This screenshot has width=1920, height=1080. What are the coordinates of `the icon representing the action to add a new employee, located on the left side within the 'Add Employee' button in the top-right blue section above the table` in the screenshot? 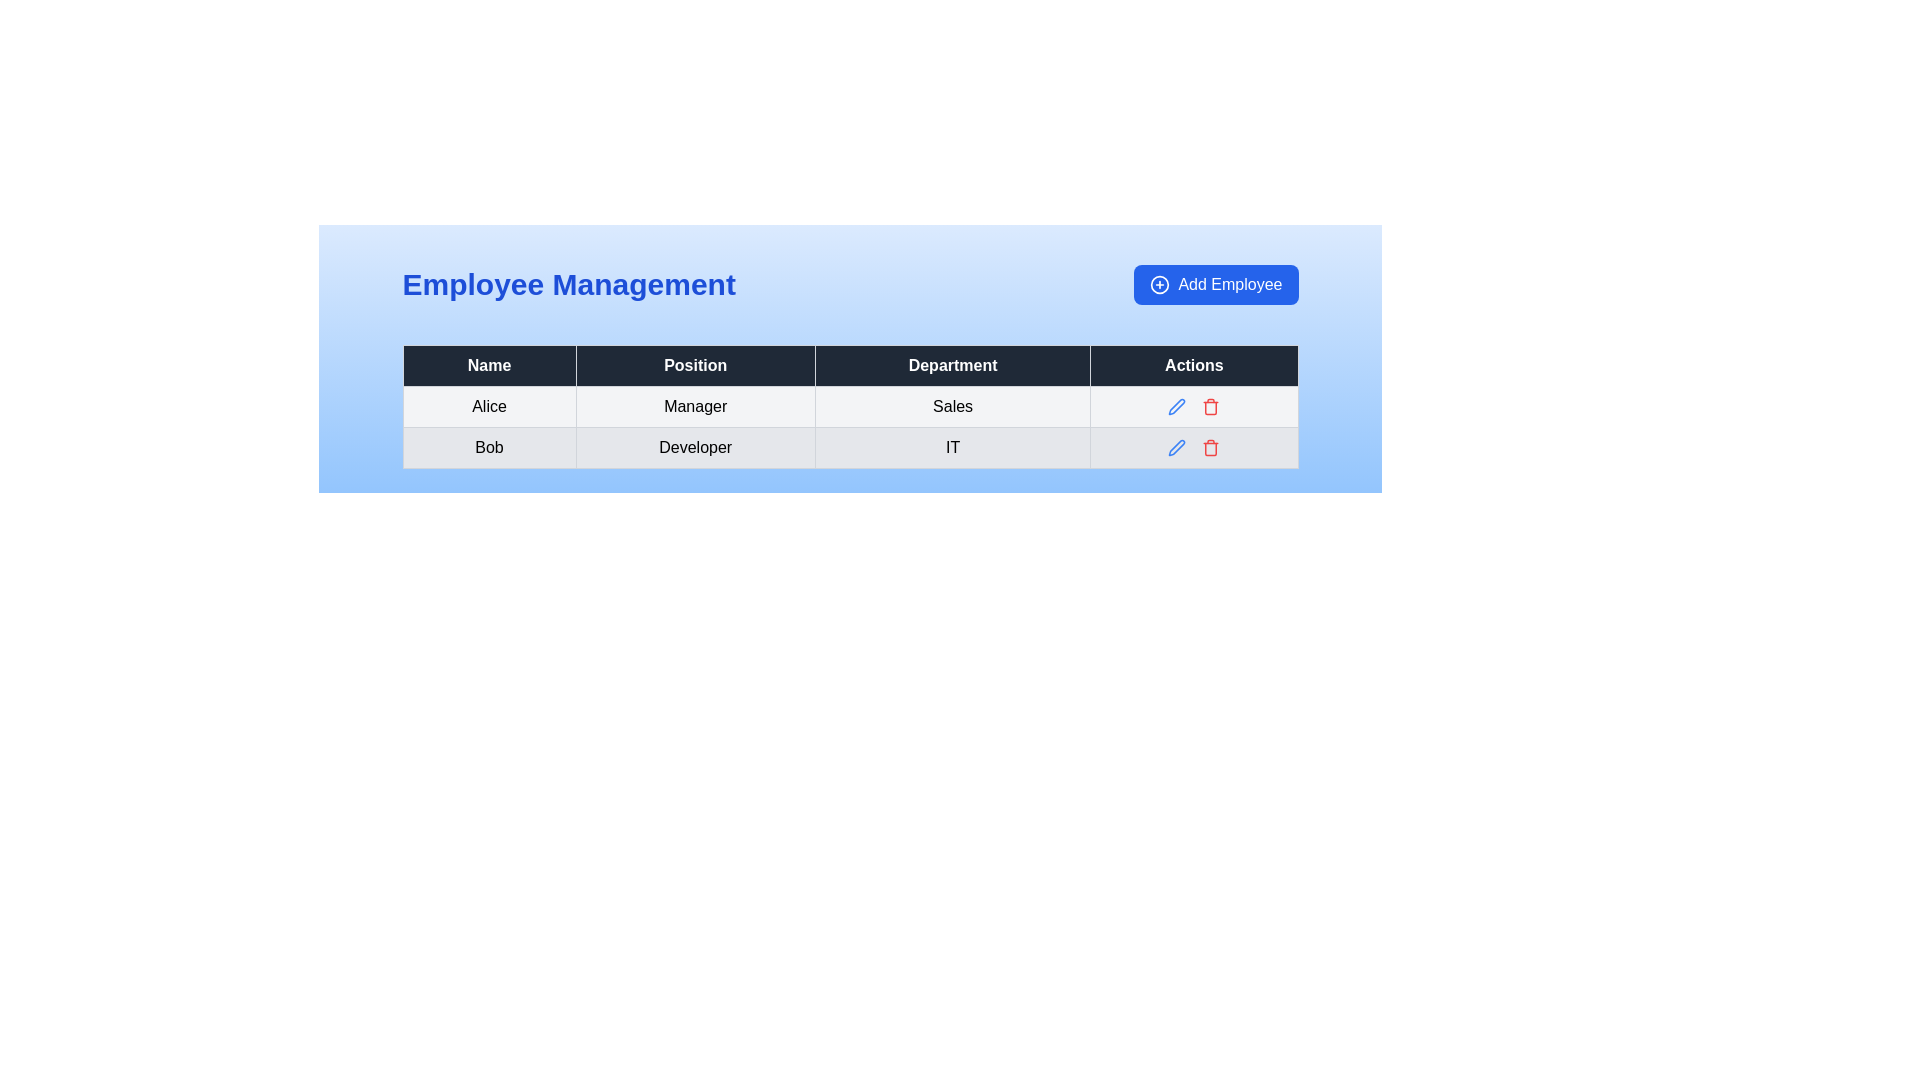 It's located at (1160, 285).